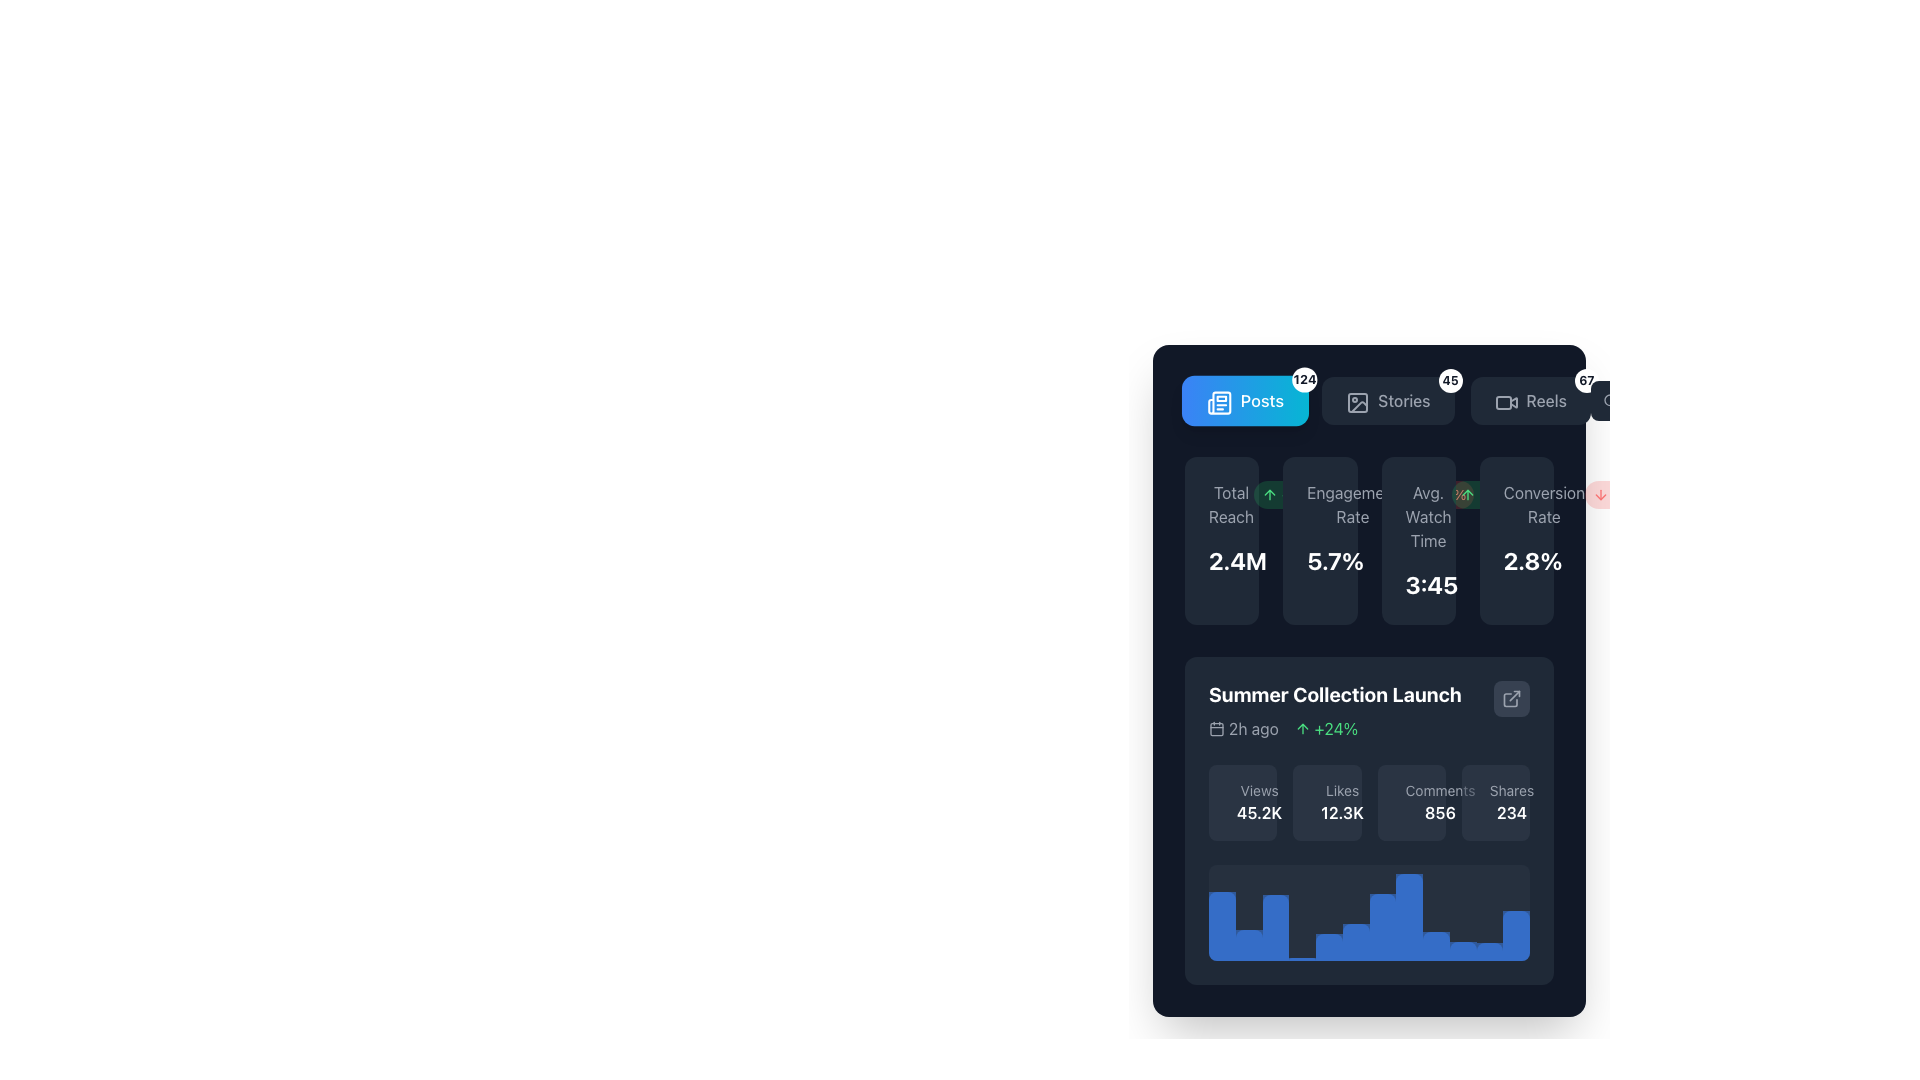 This screenshot has height=1080, width=1920. Describe the element at coordinates (1506, 402) in the screenshot. I see `the 'Reels' icon located in the top navigation bar, positioned between the 'Stories' icon and another indicator` at that location.